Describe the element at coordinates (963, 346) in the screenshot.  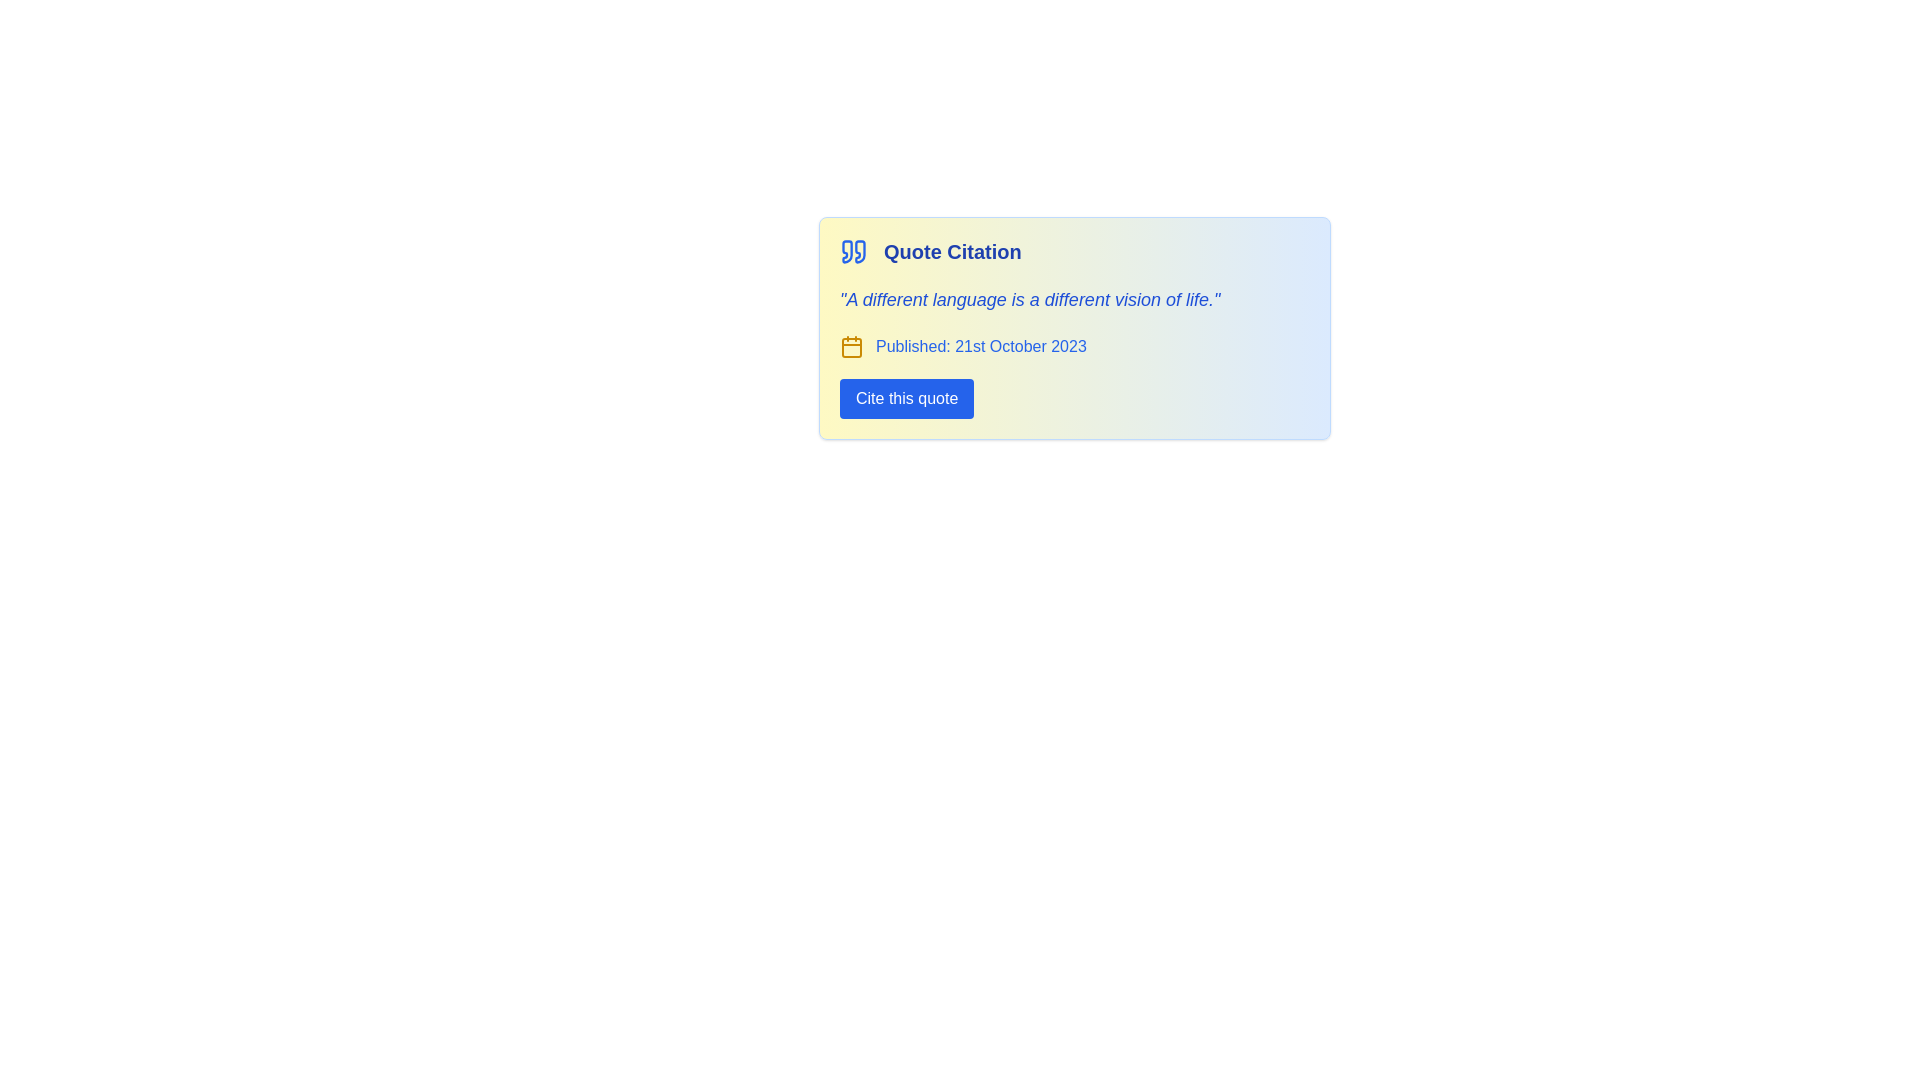
I see `displayed publication date from the informational text located beneath the quote text, above the 'Cite this quote' button` at that location.